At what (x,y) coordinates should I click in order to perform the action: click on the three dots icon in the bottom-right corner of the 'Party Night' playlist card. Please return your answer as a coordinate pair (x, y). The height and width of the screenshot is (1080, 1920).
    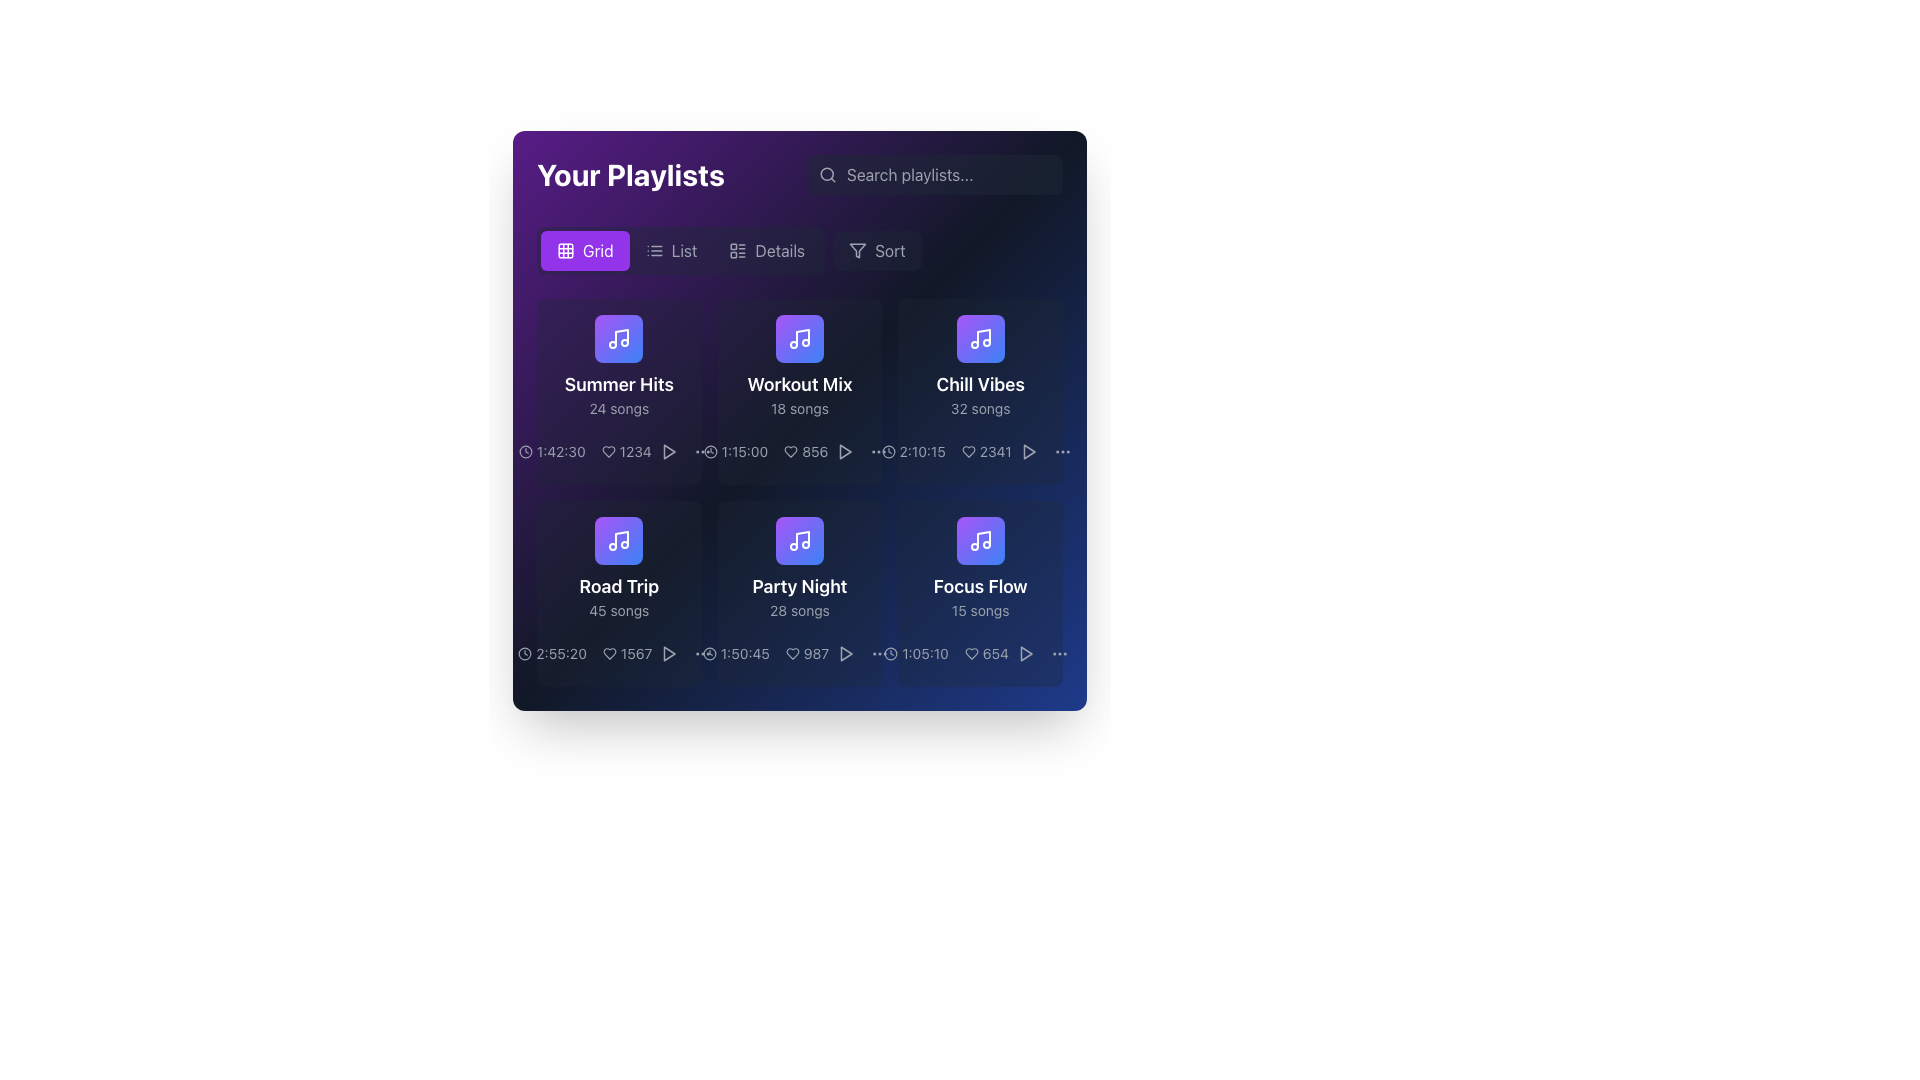
    Looking at the image, I should click on (702, 654).